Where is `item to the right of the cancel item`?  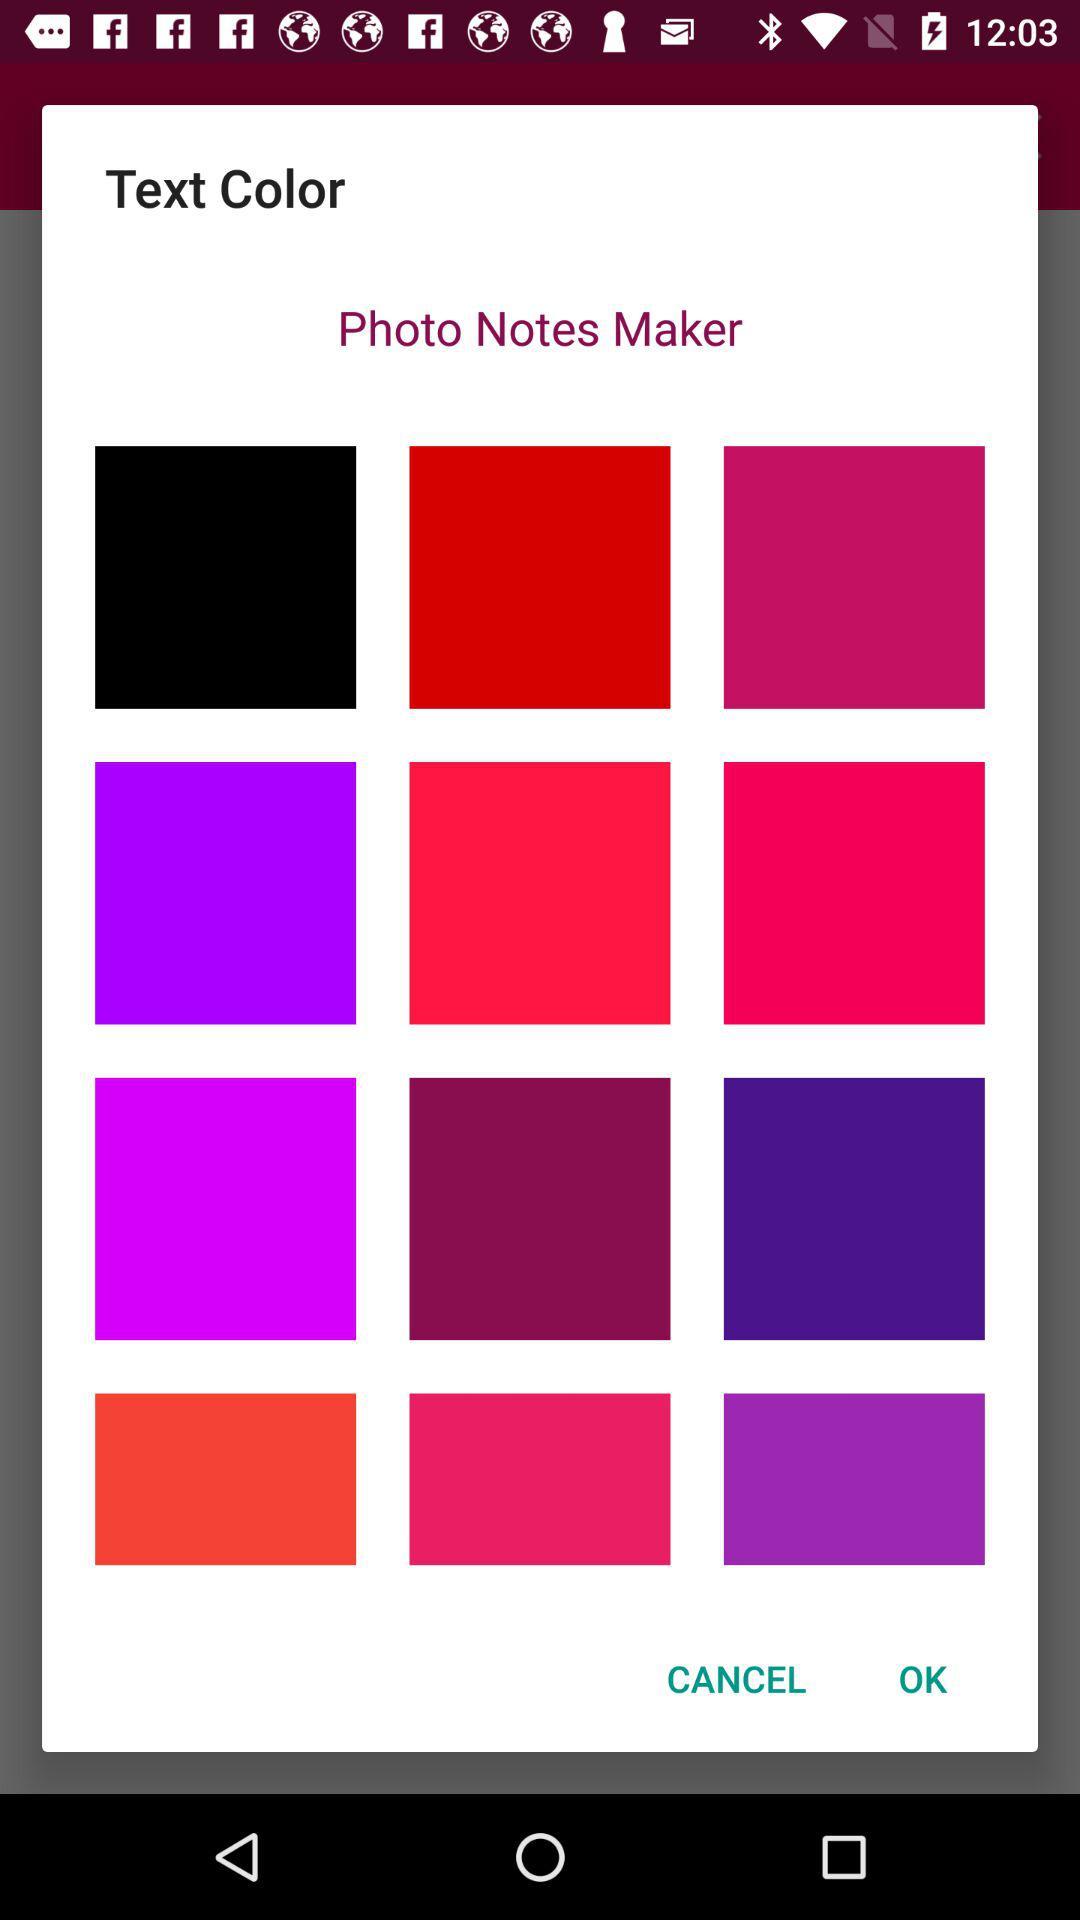 item to the right of the cancel item is located at coordinates (922, 1678).